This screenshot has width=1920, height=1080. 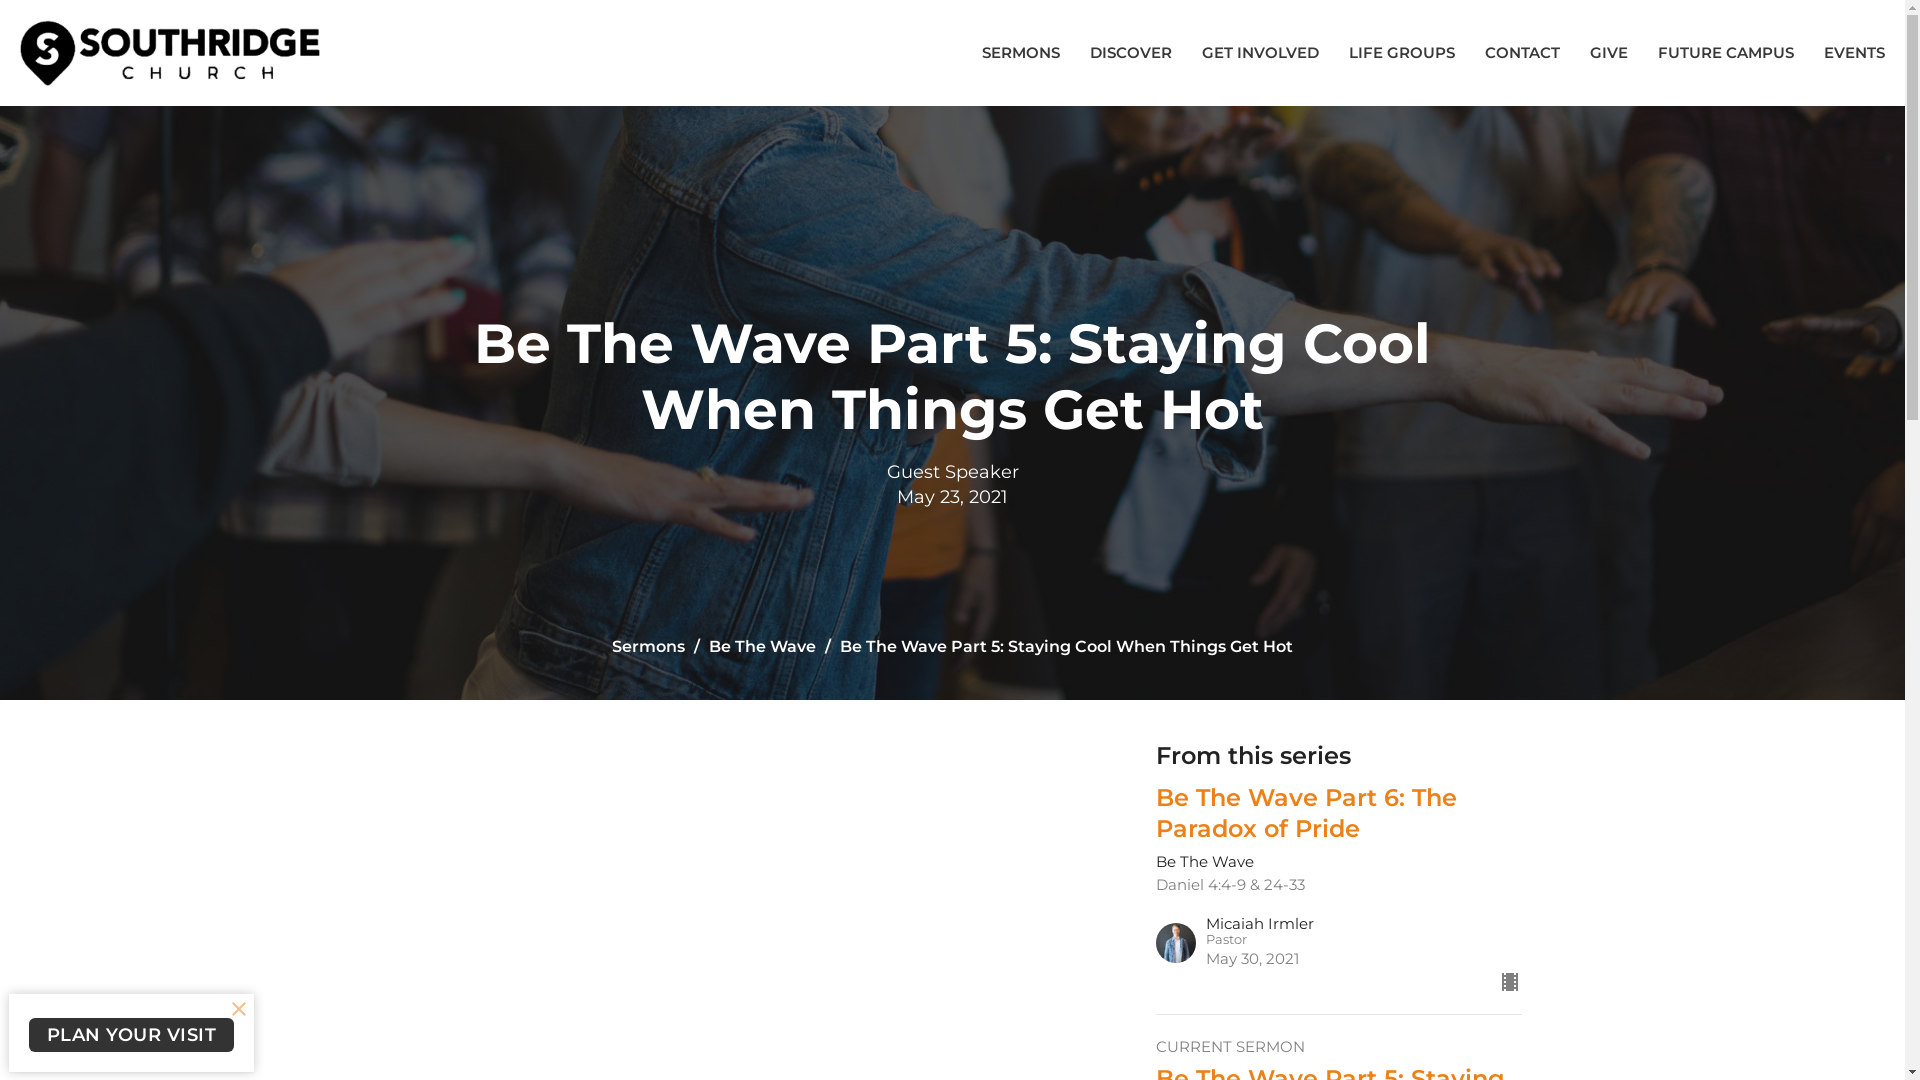 What do you see at coordinates (1131, 51) in the screenshot?
I see `'DISCOVER'` at bounding box center [1131, 51].